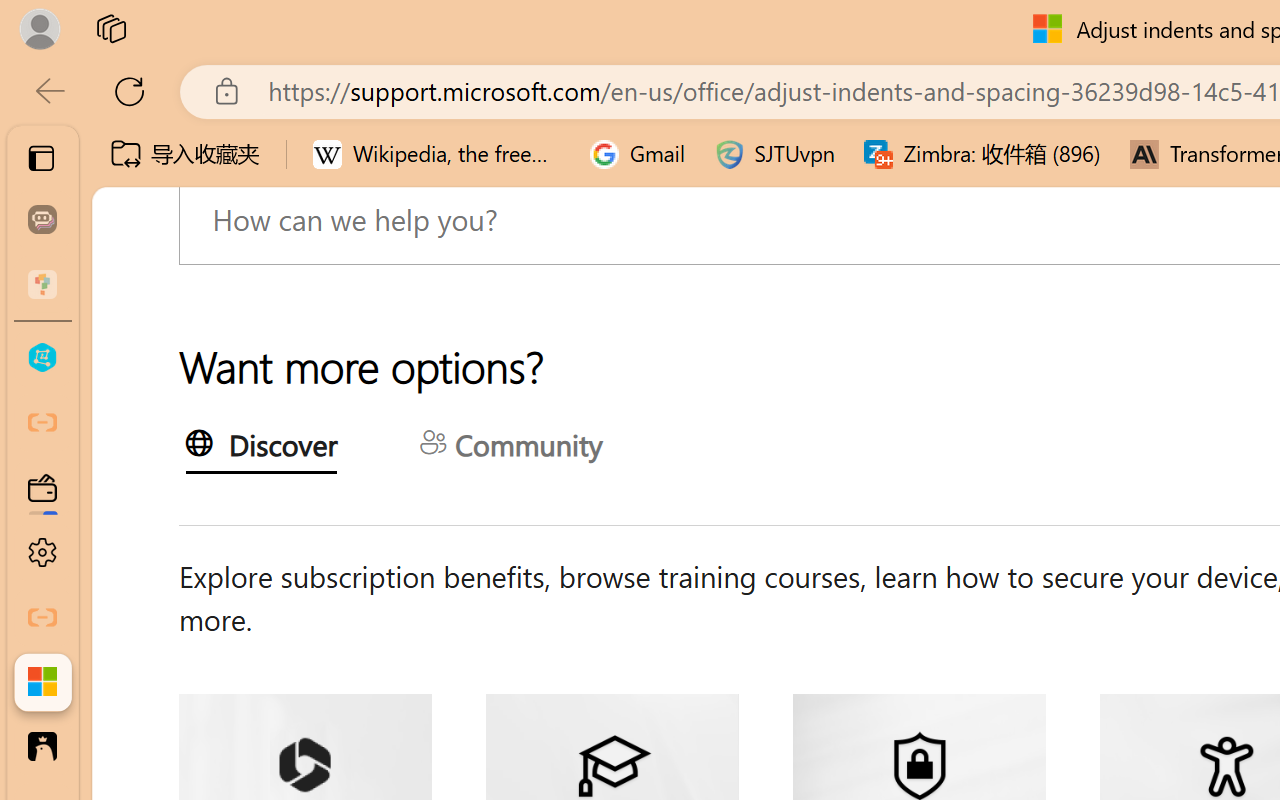 This screenshot has width=1280, height=800. What do you see at coordinates (637, 154) in the screenshot?
I see `'Gmail'` at bounding box center [637, 154].